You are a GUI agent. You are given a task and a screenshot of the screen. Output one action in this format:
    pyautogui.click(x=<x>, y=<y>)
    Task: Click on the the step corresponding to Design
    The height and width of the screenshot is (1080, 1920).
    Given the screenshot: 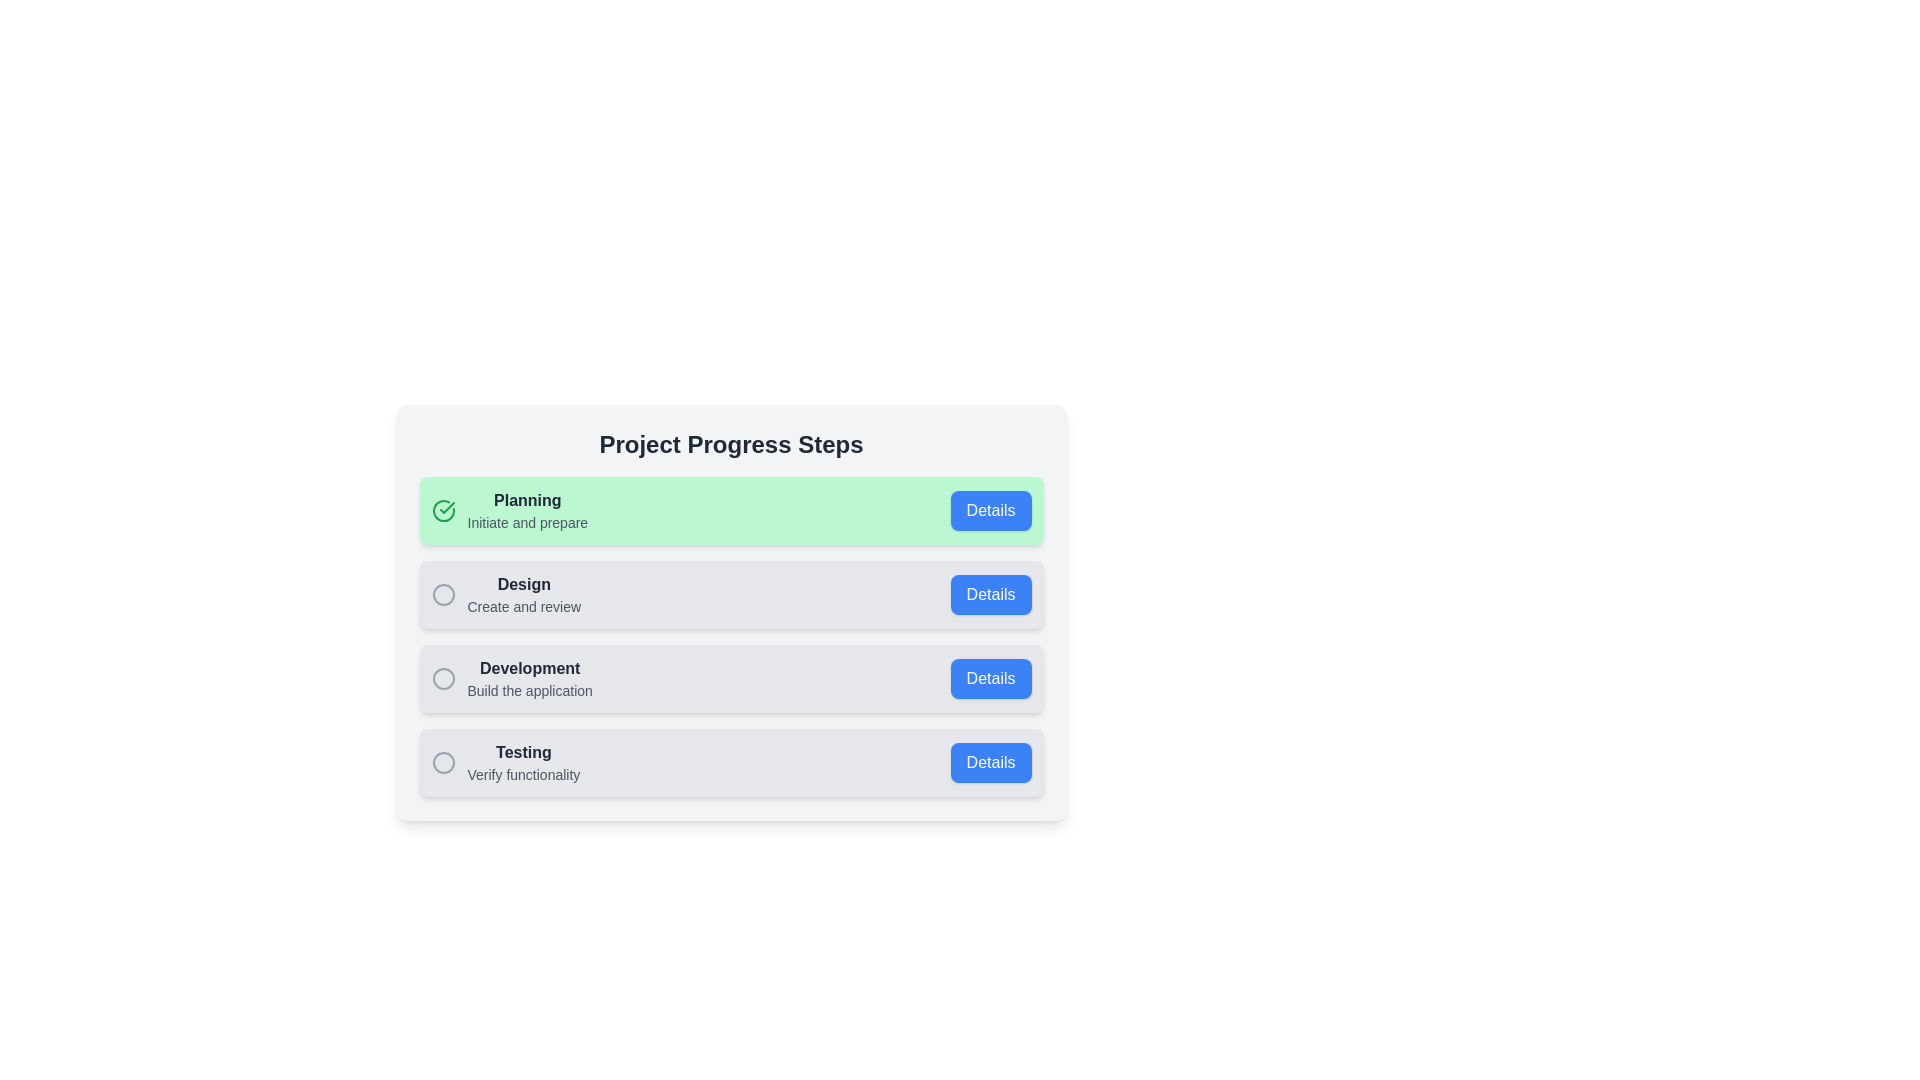 What is the action you would take?
    pyautogui.click(x=730, y=593)
    